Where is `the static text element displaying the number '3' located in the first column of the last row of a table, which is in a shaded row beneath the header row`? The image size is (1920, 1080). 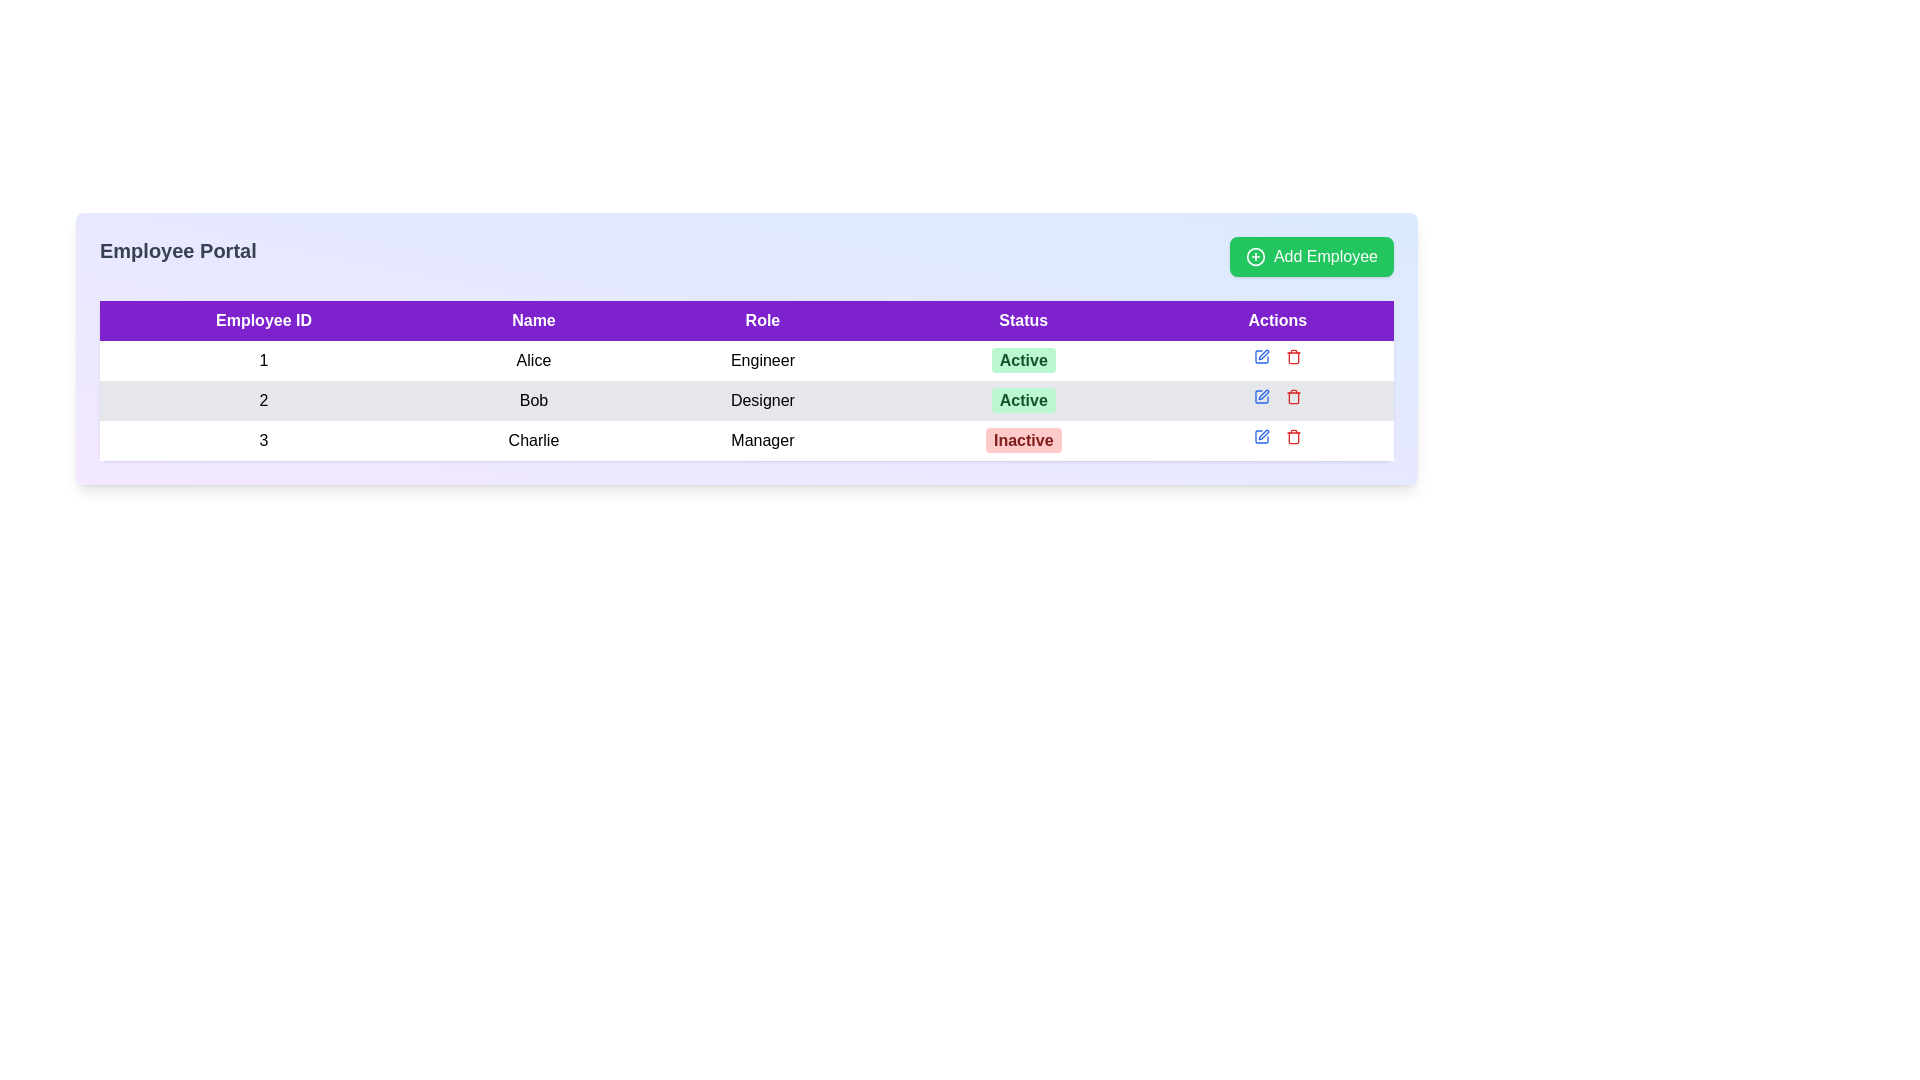 the static text element displaying the number '3' located in the first column of the last row of a table, which is in a shaded row beneath the header row is located at coordinates (263, 439).